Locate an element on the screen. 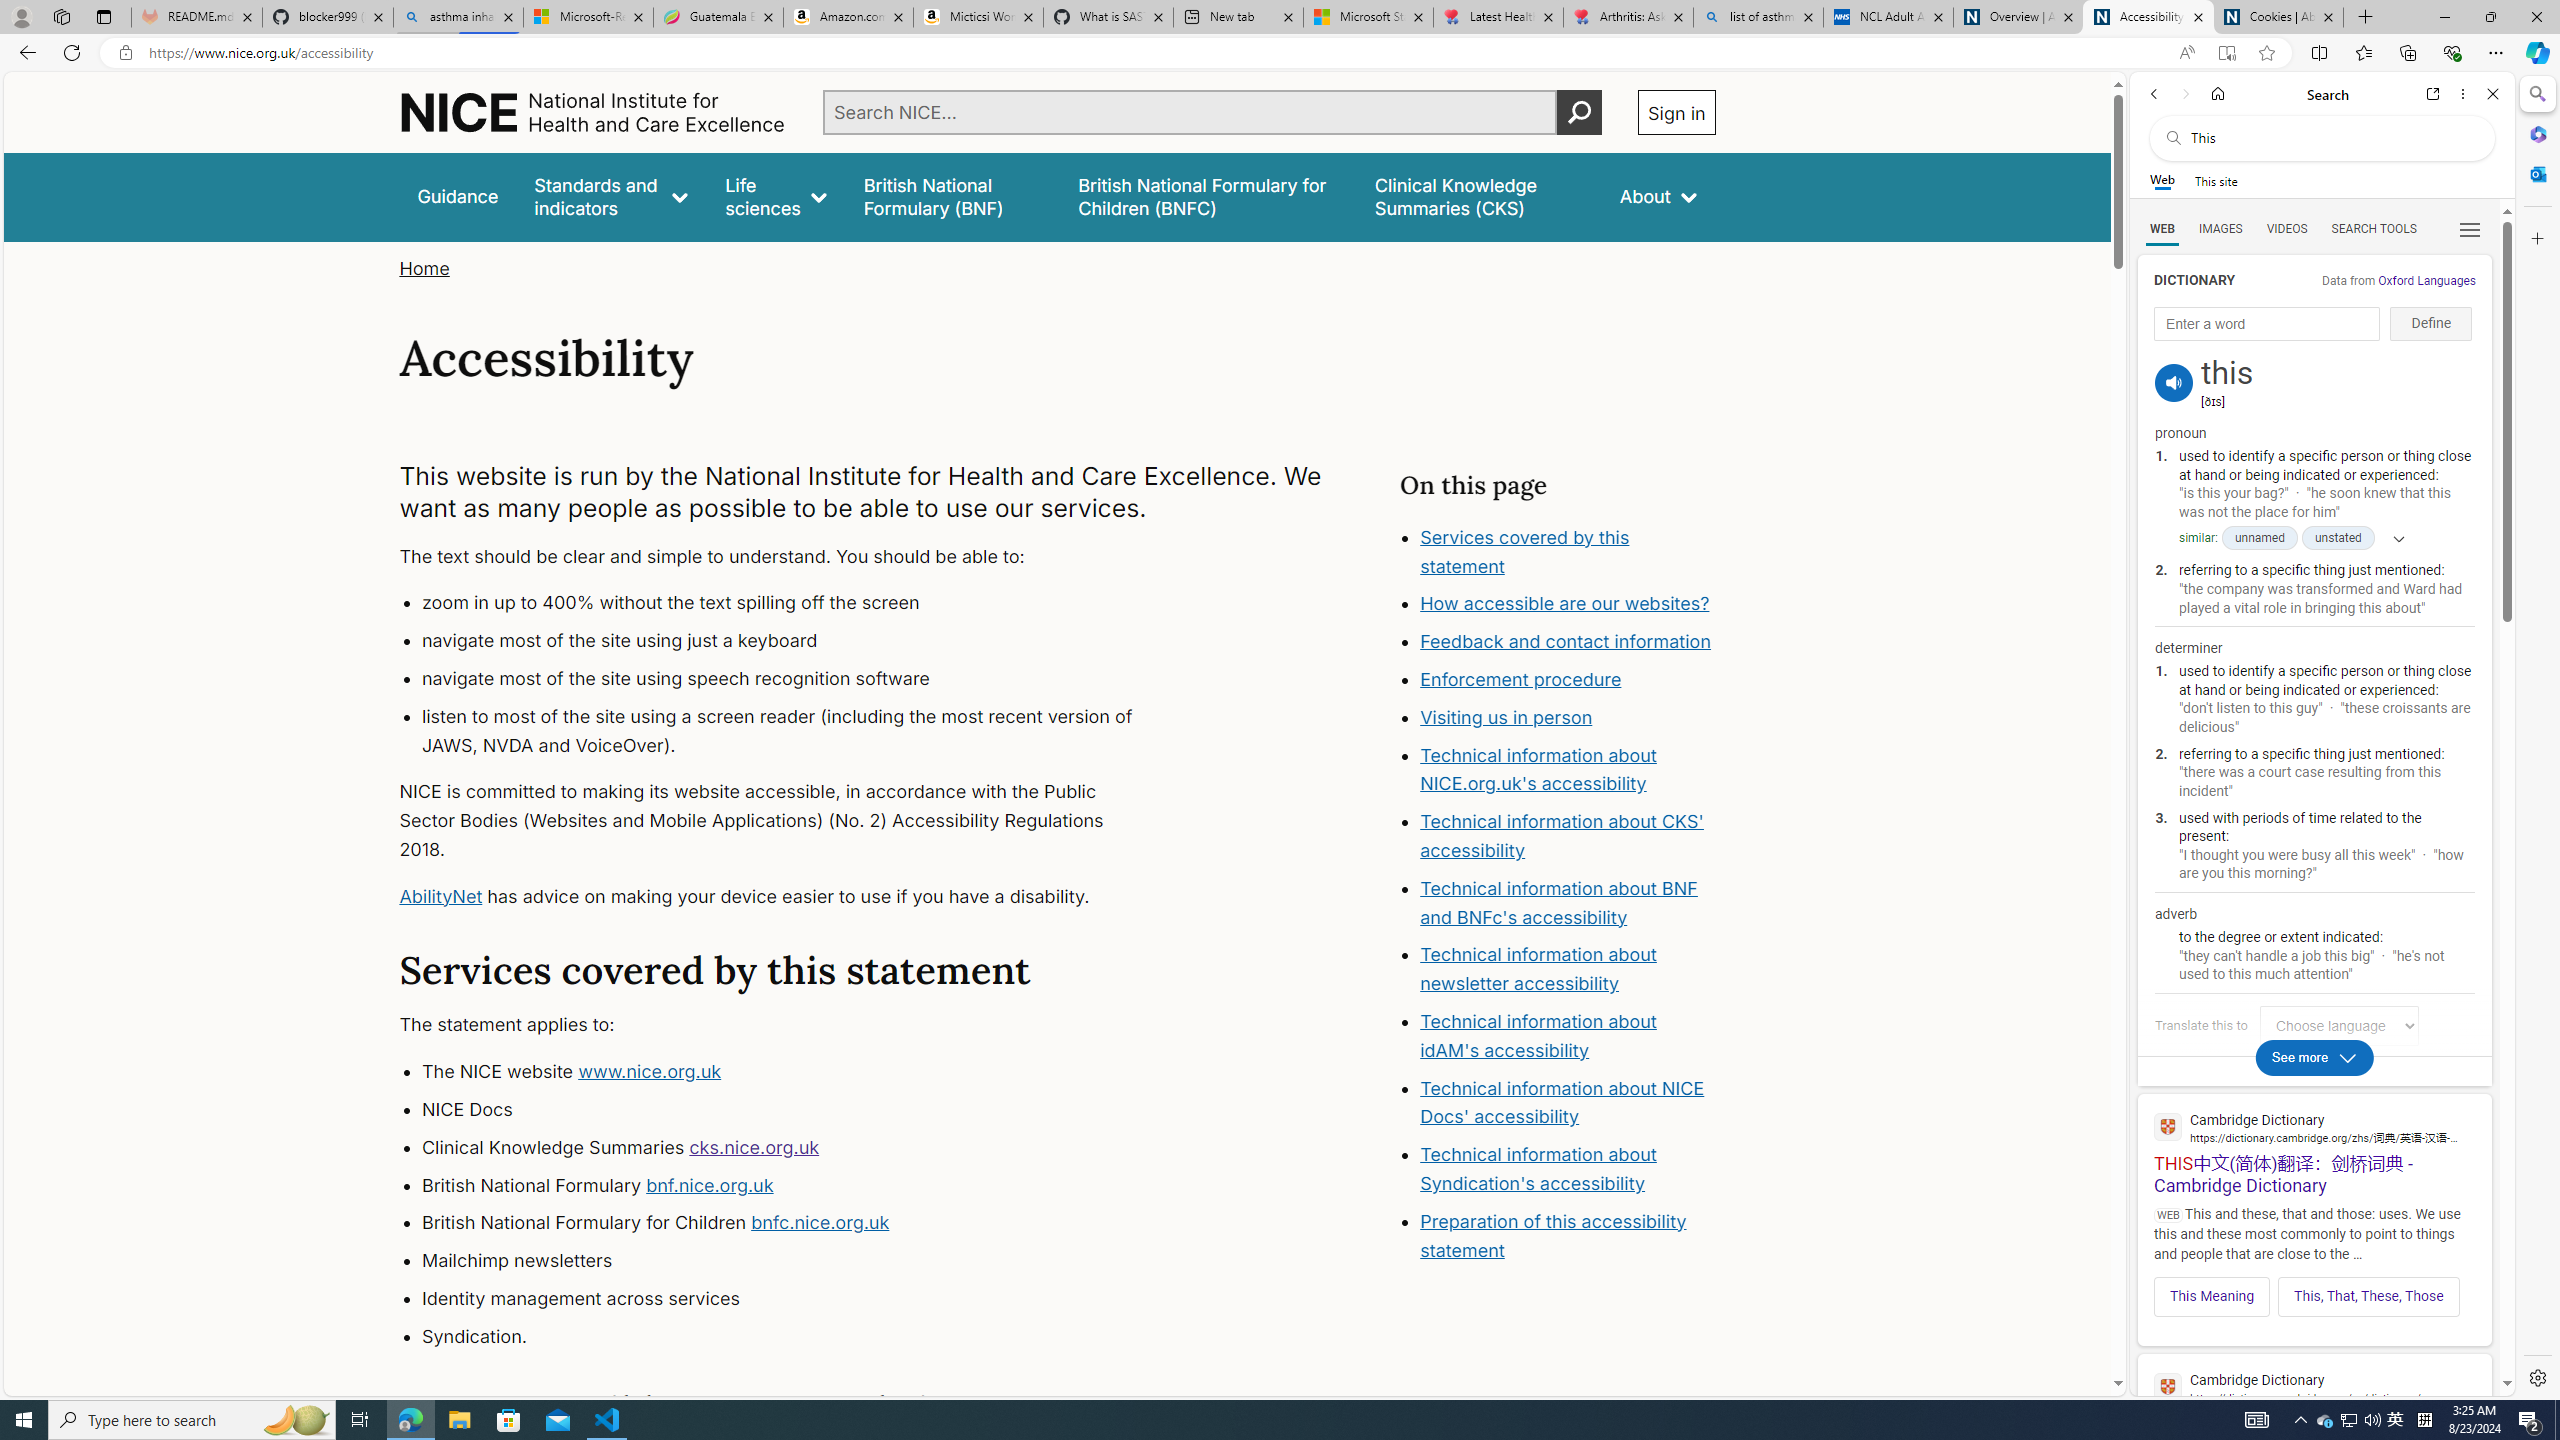 This screenshot has height=1440, width=2560. 'Define' is located at coordinates (2431, 323).